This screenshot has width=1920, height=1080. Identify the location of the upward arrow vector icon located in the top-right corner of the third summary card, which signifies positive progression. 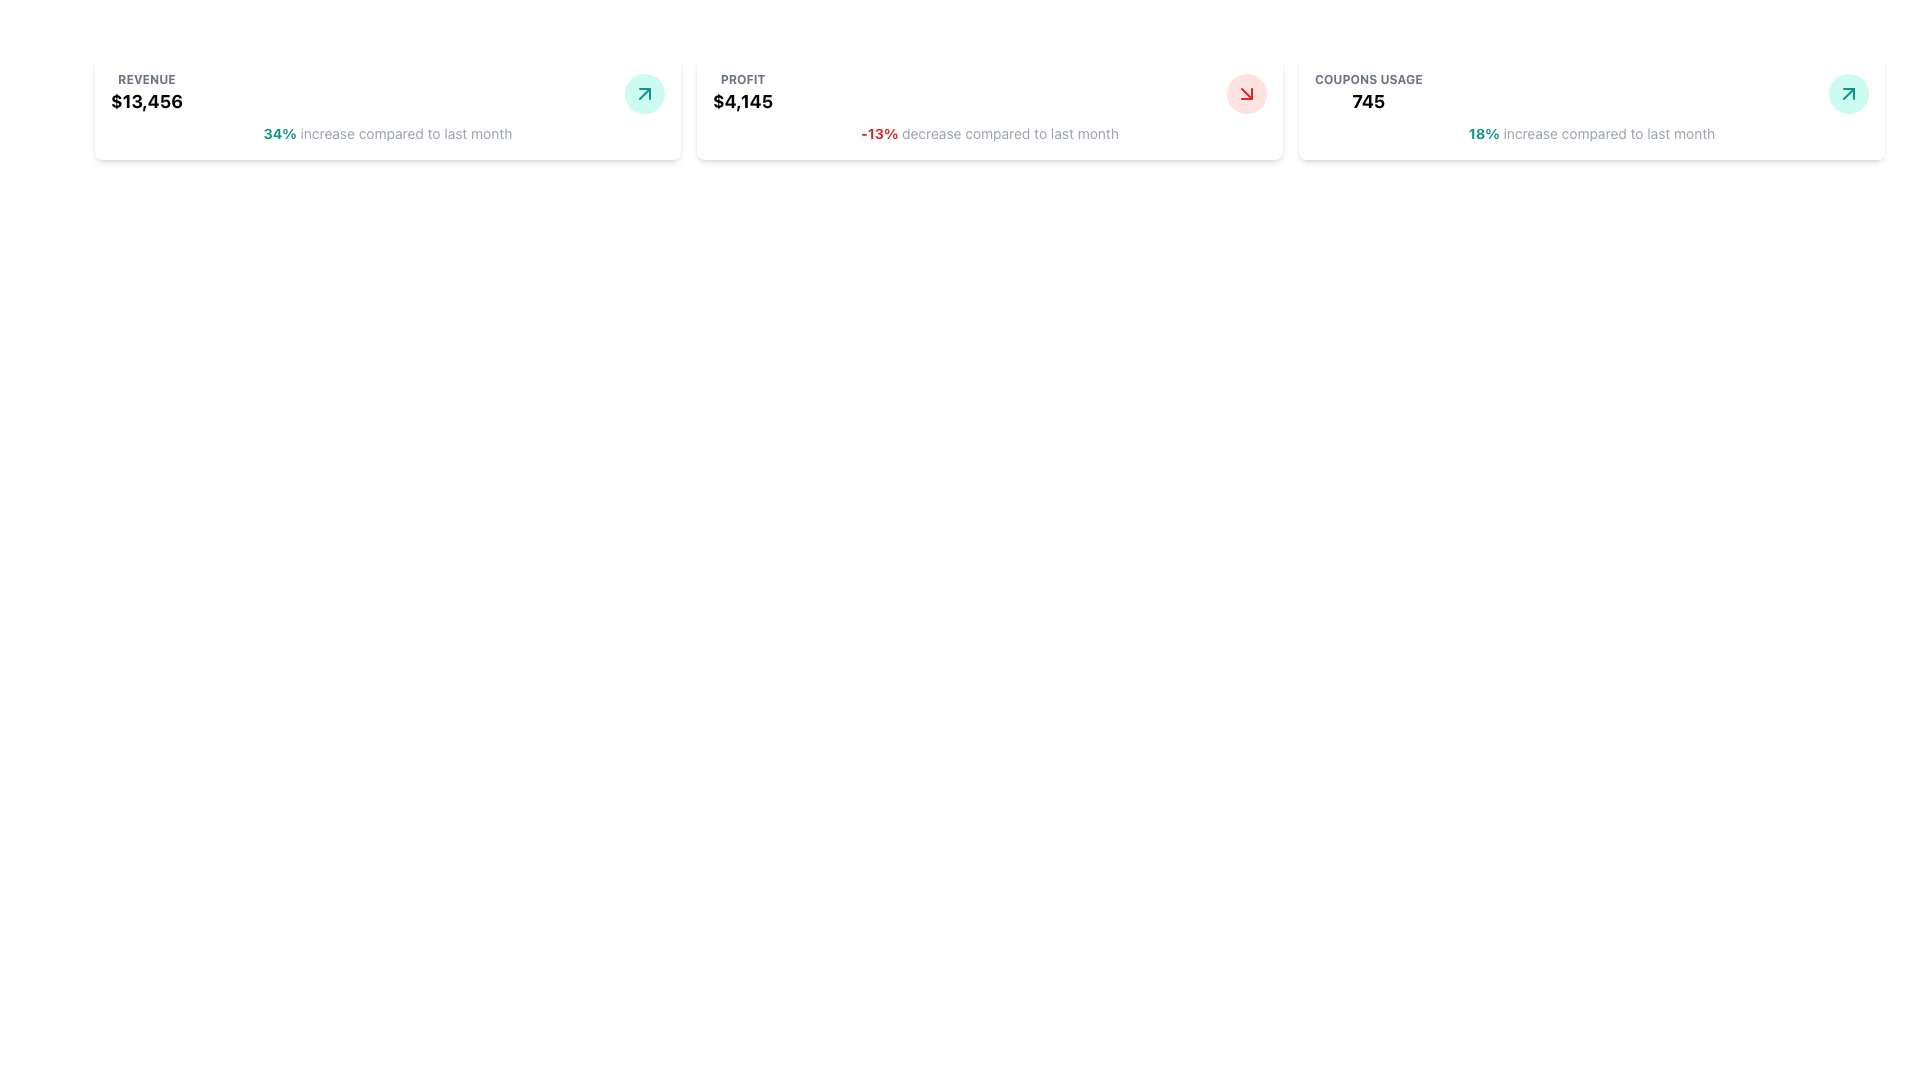
(644, 93).